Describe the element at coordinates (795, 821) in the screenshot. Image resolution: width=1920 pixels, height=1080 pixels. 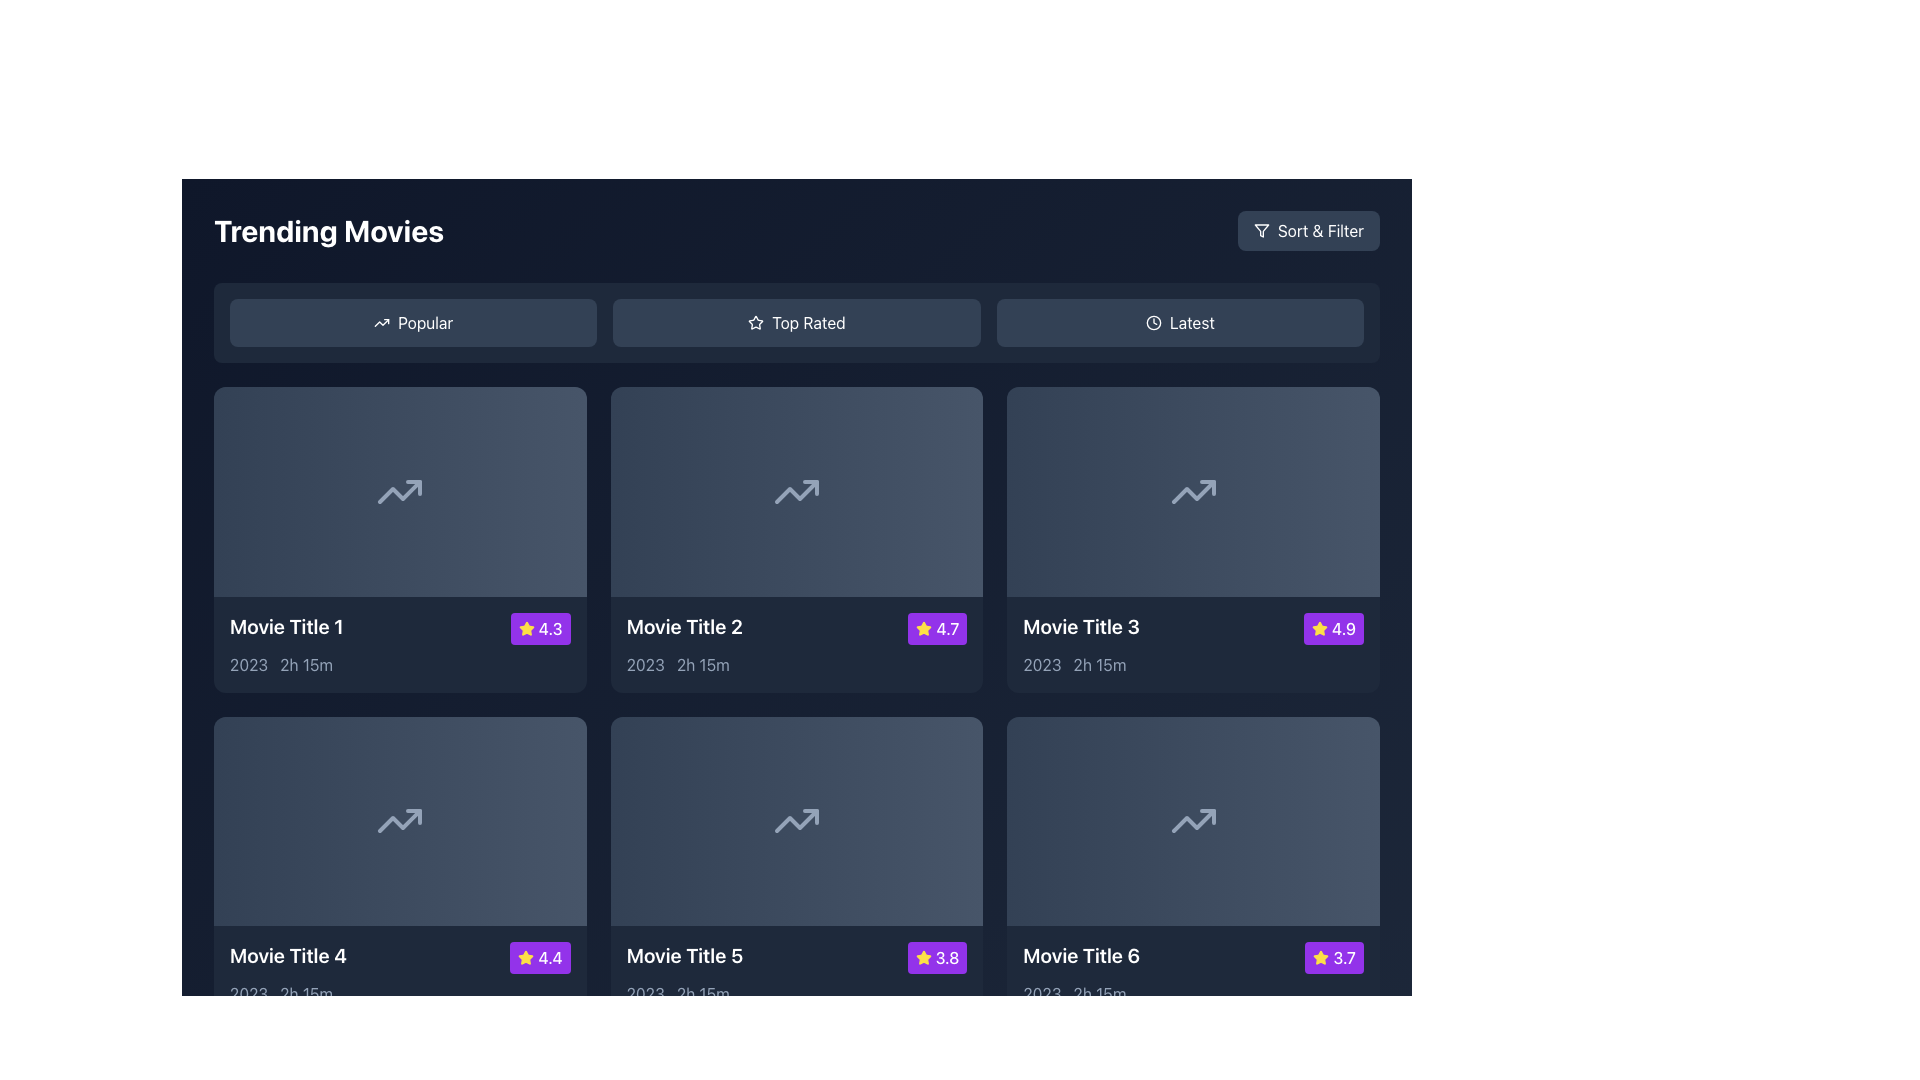
I see `the thumbnail representing the movie titled 'Movie Title 5', located in the second row, third column of the trending movies grid` at that location.